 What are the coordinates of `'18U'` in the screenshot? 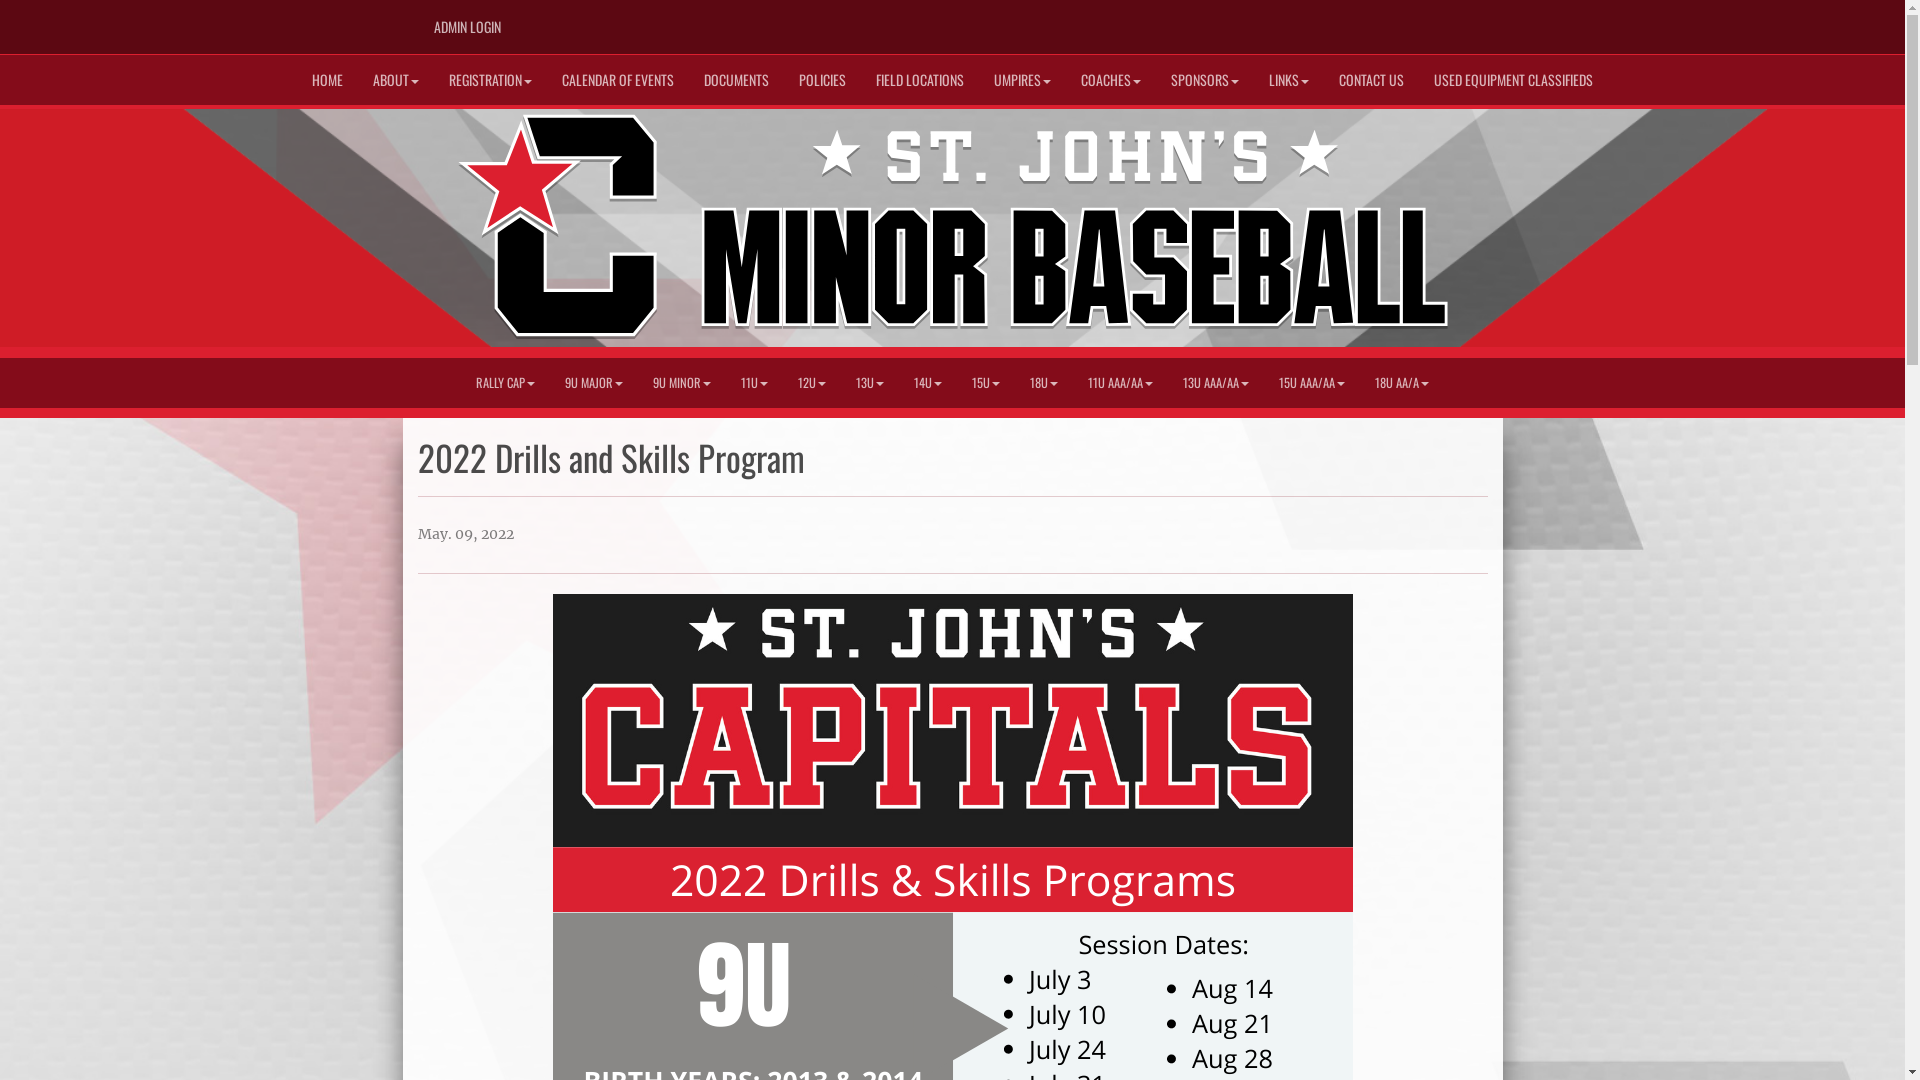 It's located at (1042, 382).